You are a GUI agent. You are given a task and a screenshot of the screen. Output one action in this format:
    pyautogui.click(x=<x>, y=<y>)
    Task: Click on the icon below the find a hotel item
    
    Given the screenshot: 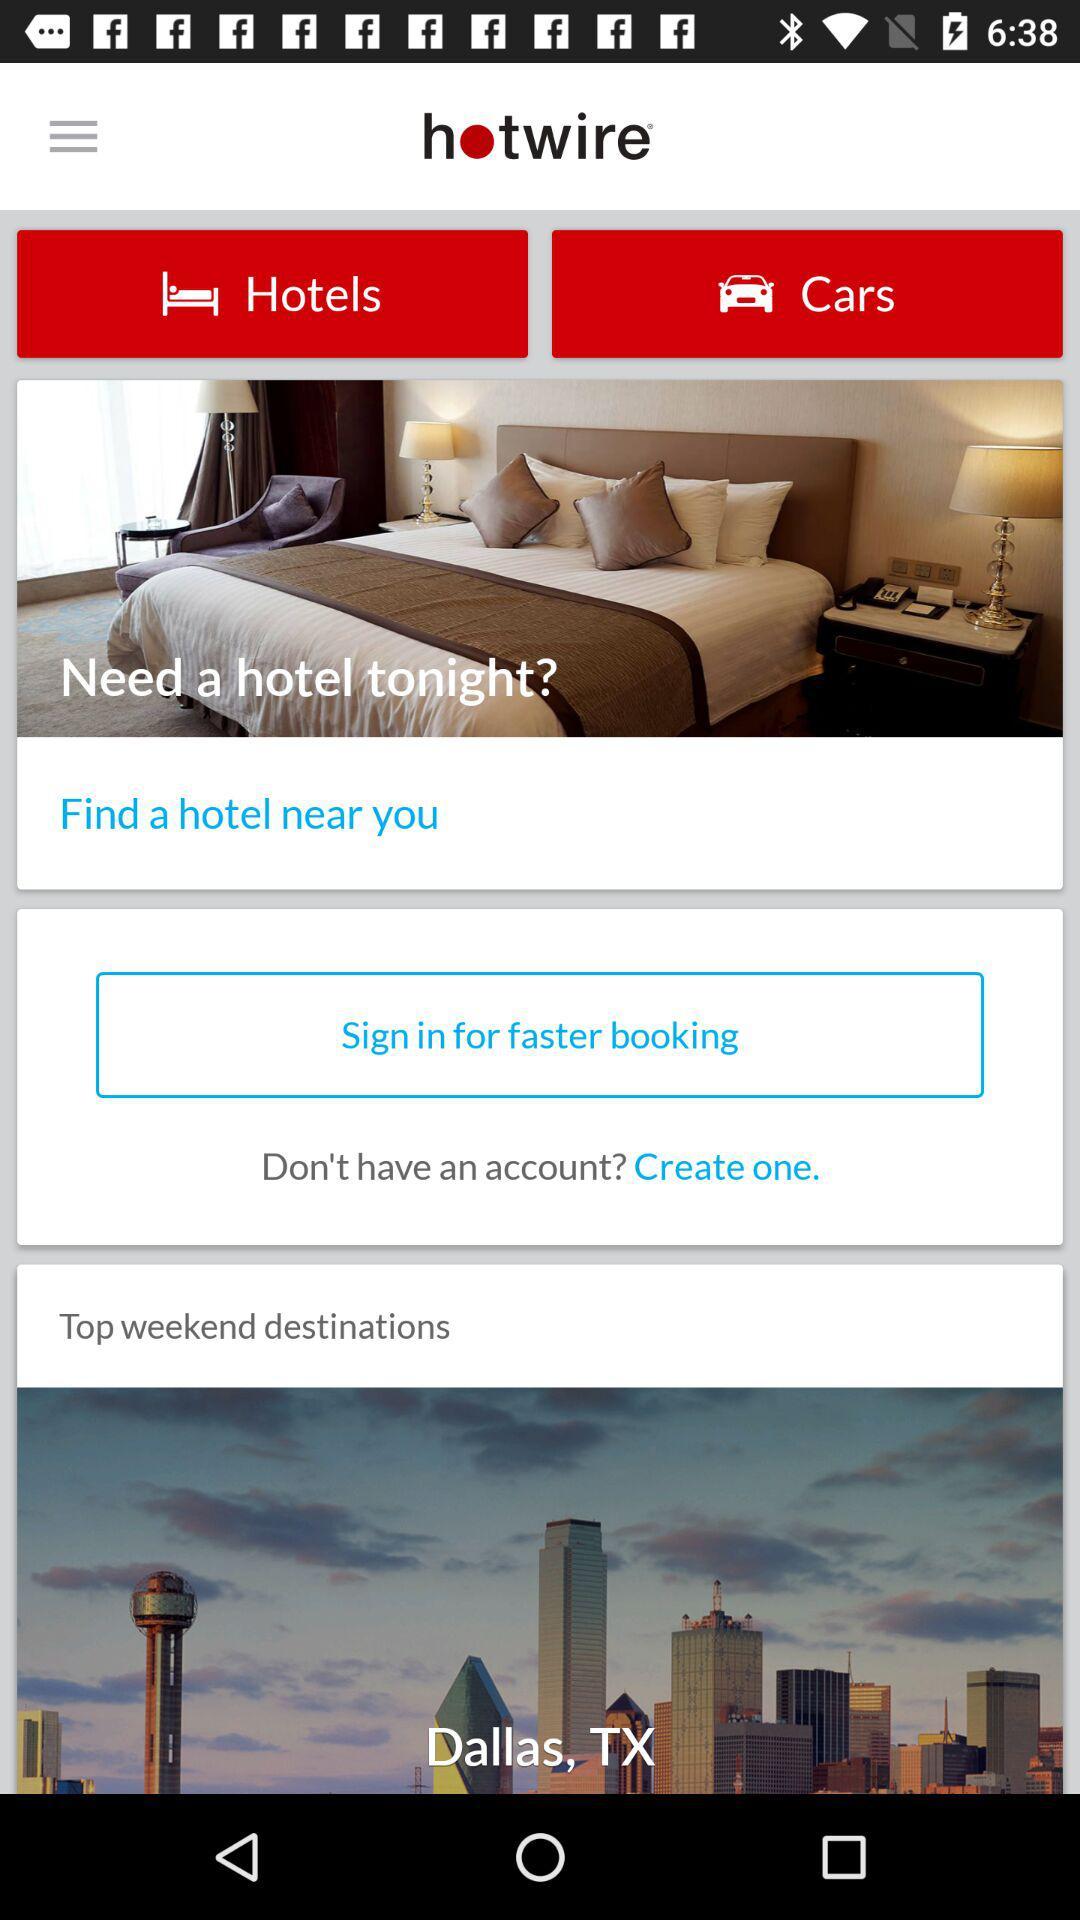 What is the action you would take?
    pyautogui.click(x=540, y=1035)
    